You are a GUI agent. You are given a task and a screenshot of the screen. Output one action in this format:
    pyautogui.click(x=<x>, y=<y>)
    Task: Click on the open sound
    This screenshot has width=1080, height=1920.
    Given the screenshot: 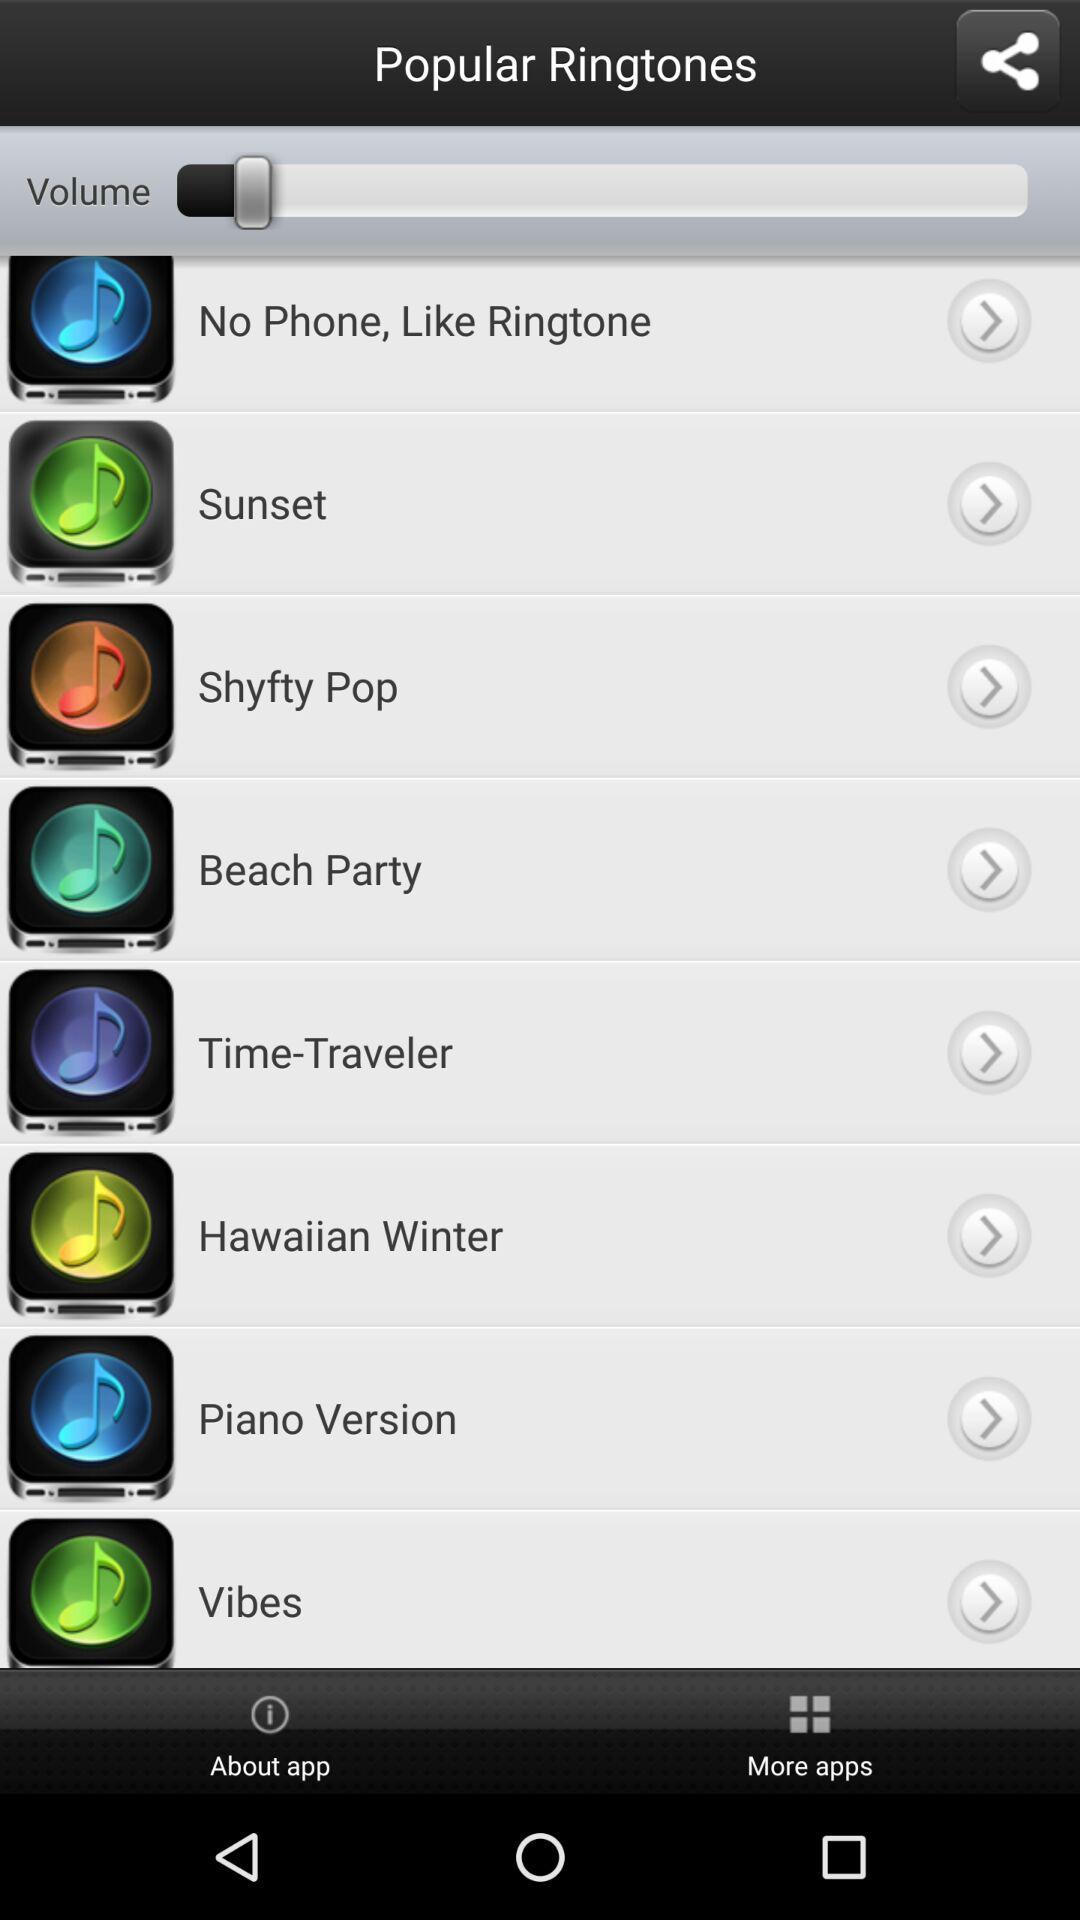 What is the action you would take?
    pyautogui.click(x=987, y=333)
    